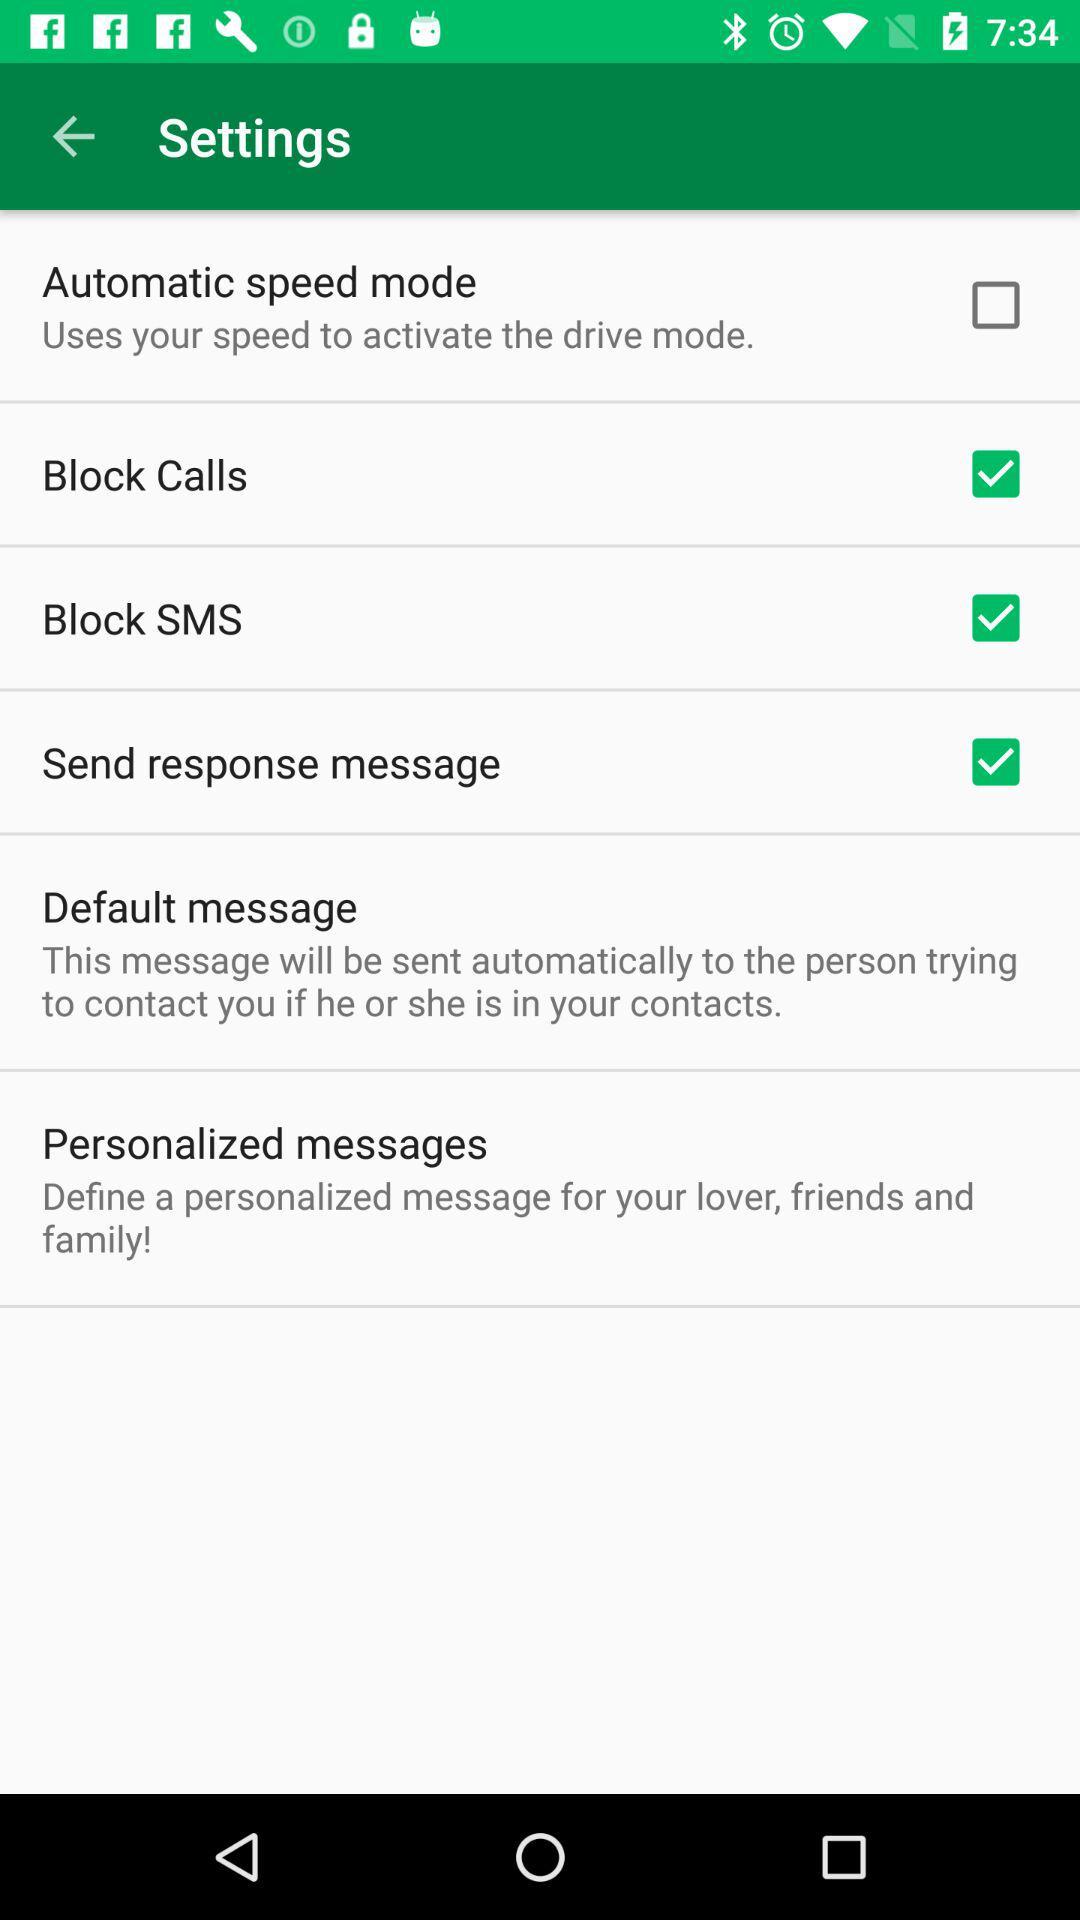 The height and width of the screenshot is (1920, 1080). I want to click on the this message will, so click(540, 980).